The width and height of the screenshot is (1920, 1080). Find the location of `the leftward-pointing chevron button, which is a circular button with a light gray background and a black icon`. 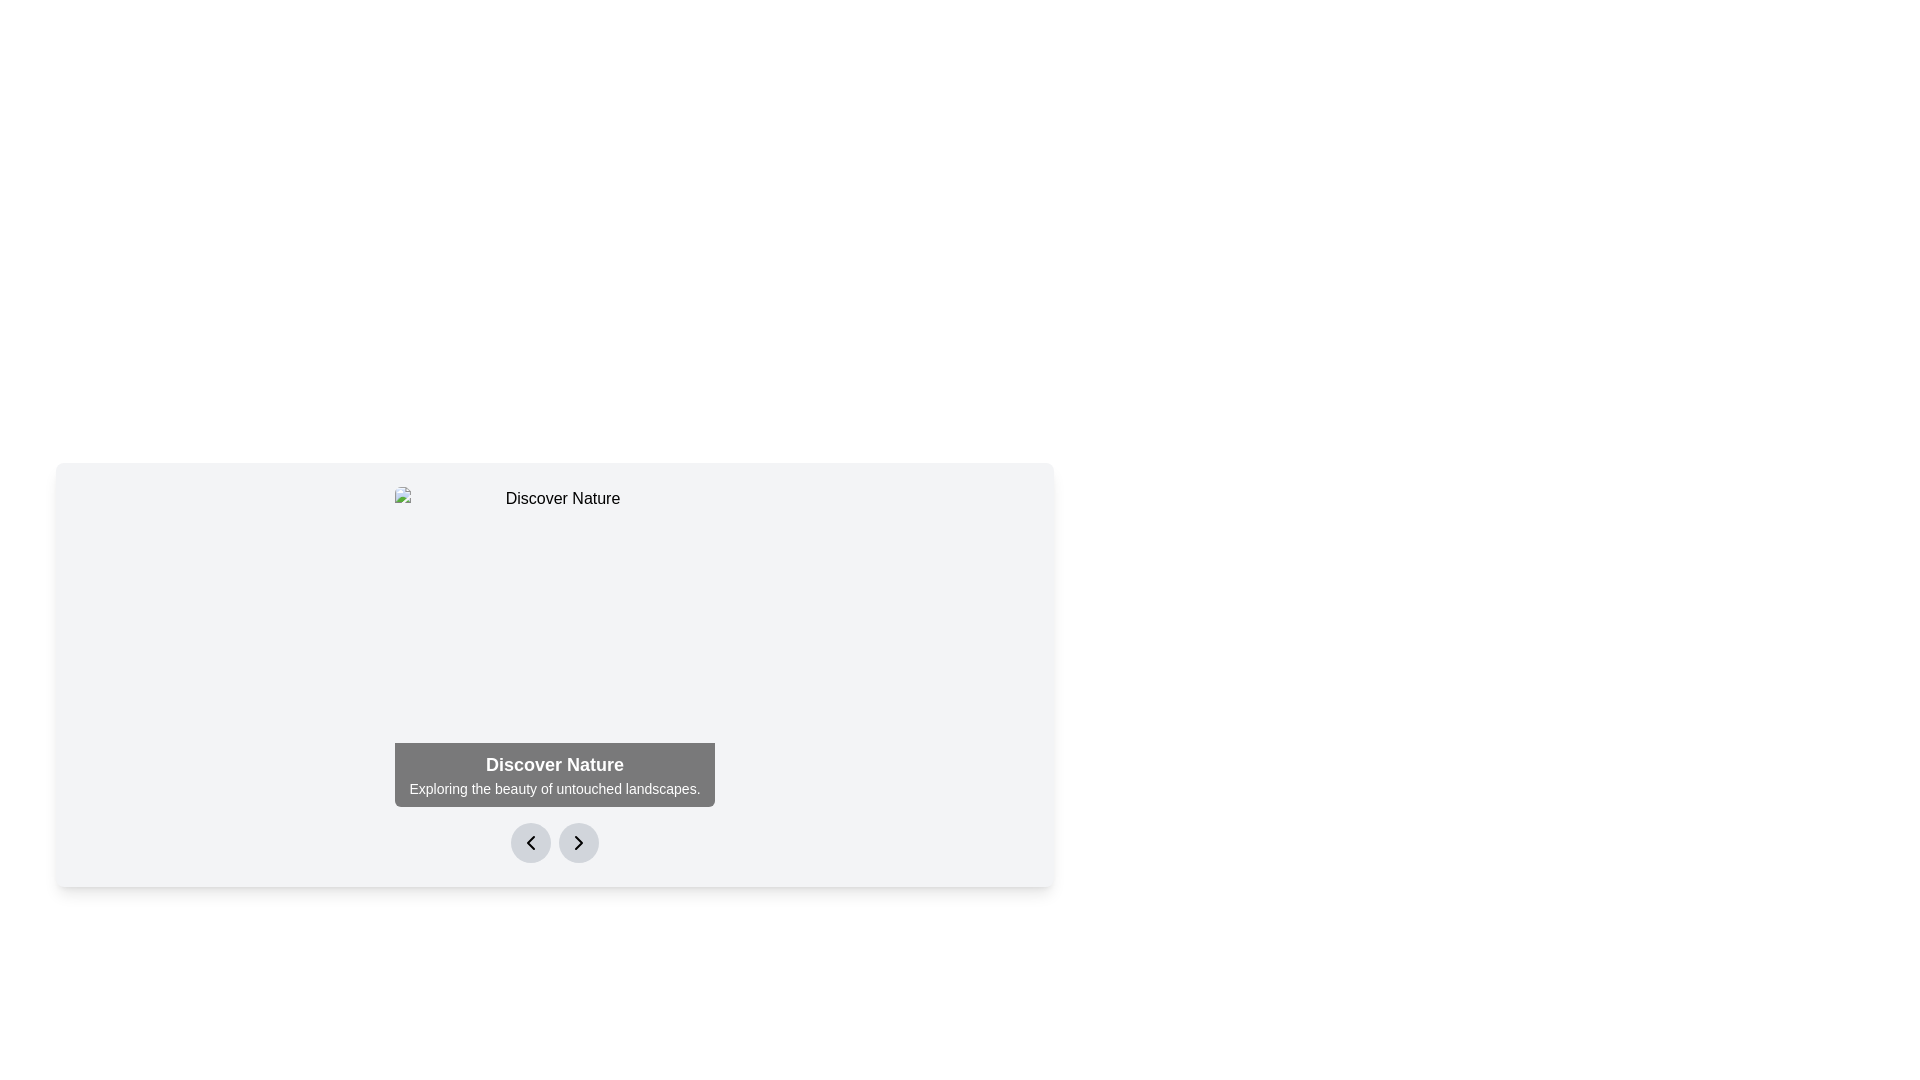

the leftward-pointing chevron button, which is a circular button with a light gray background and a black icon is located at coordinates (531, 843).